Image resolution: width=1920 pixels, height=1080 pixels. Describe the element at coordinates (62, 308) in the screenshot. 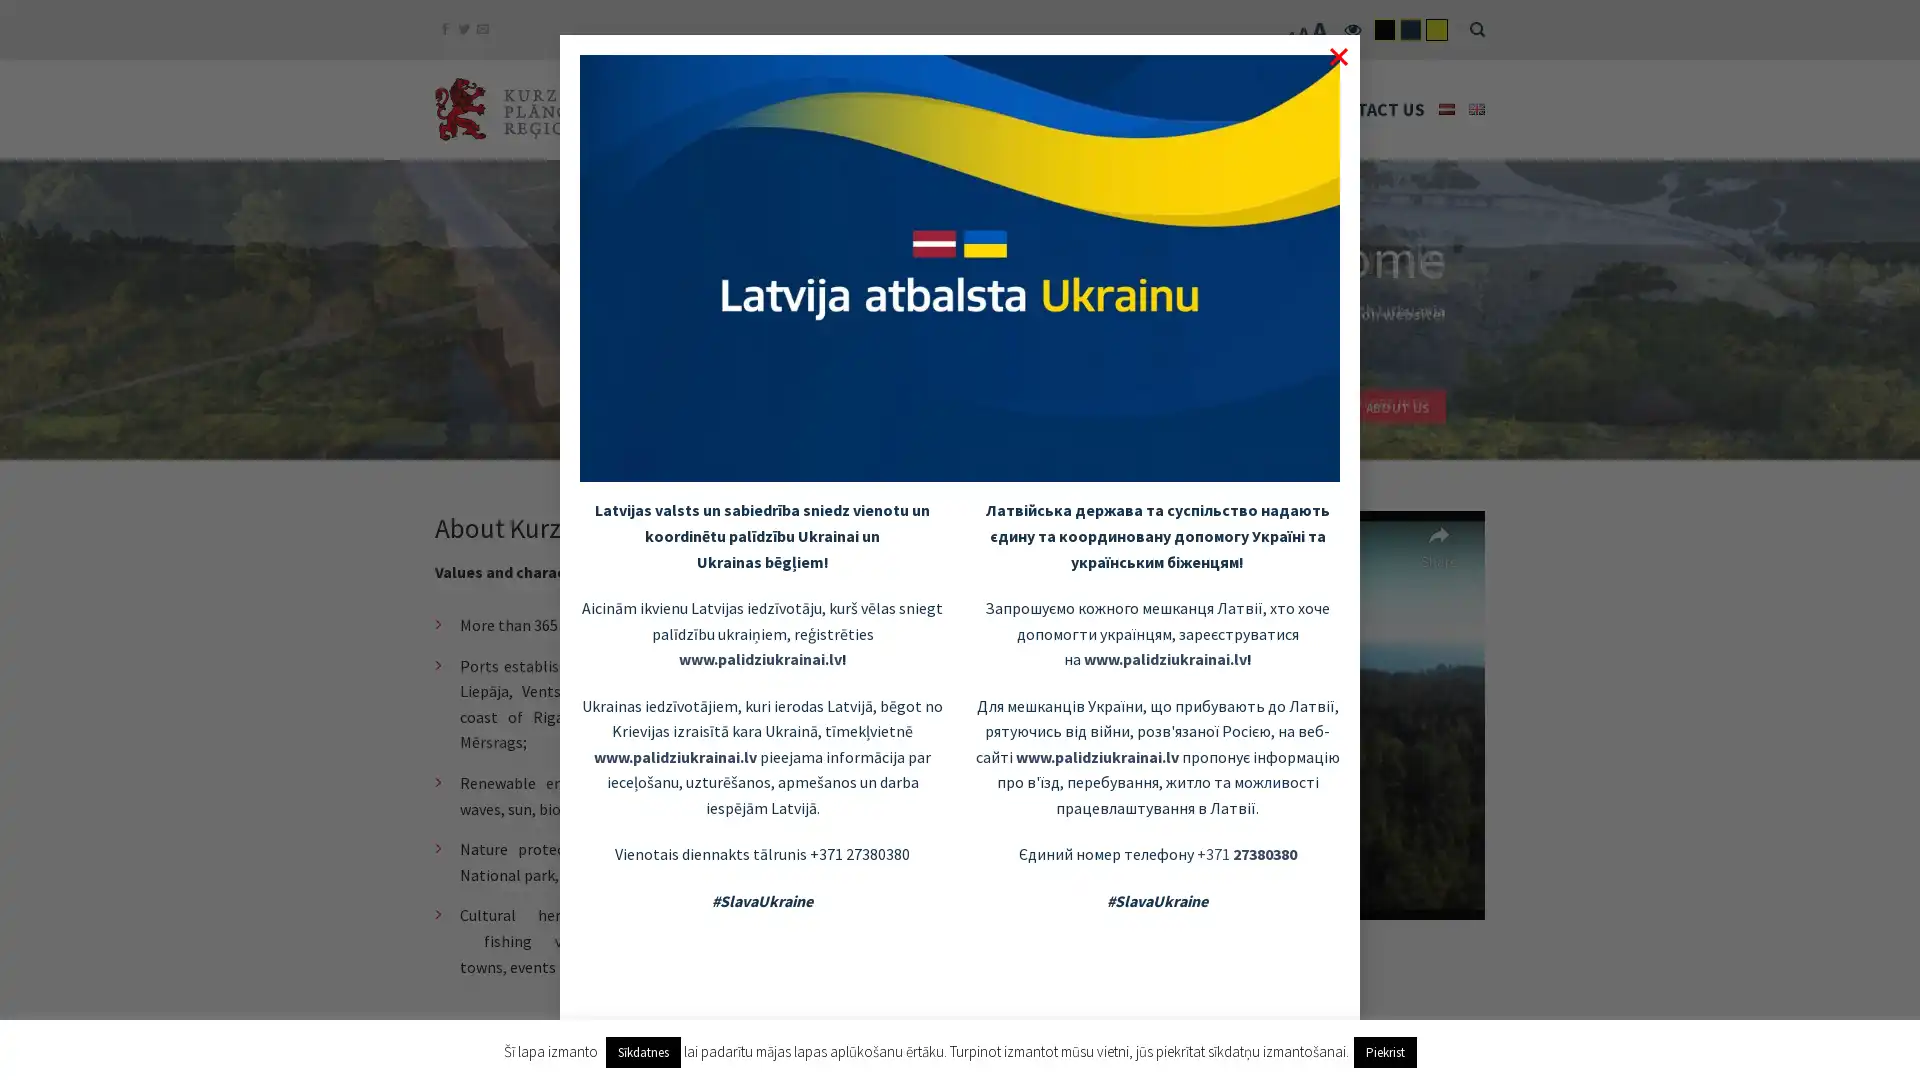

I see `previous` at that location.